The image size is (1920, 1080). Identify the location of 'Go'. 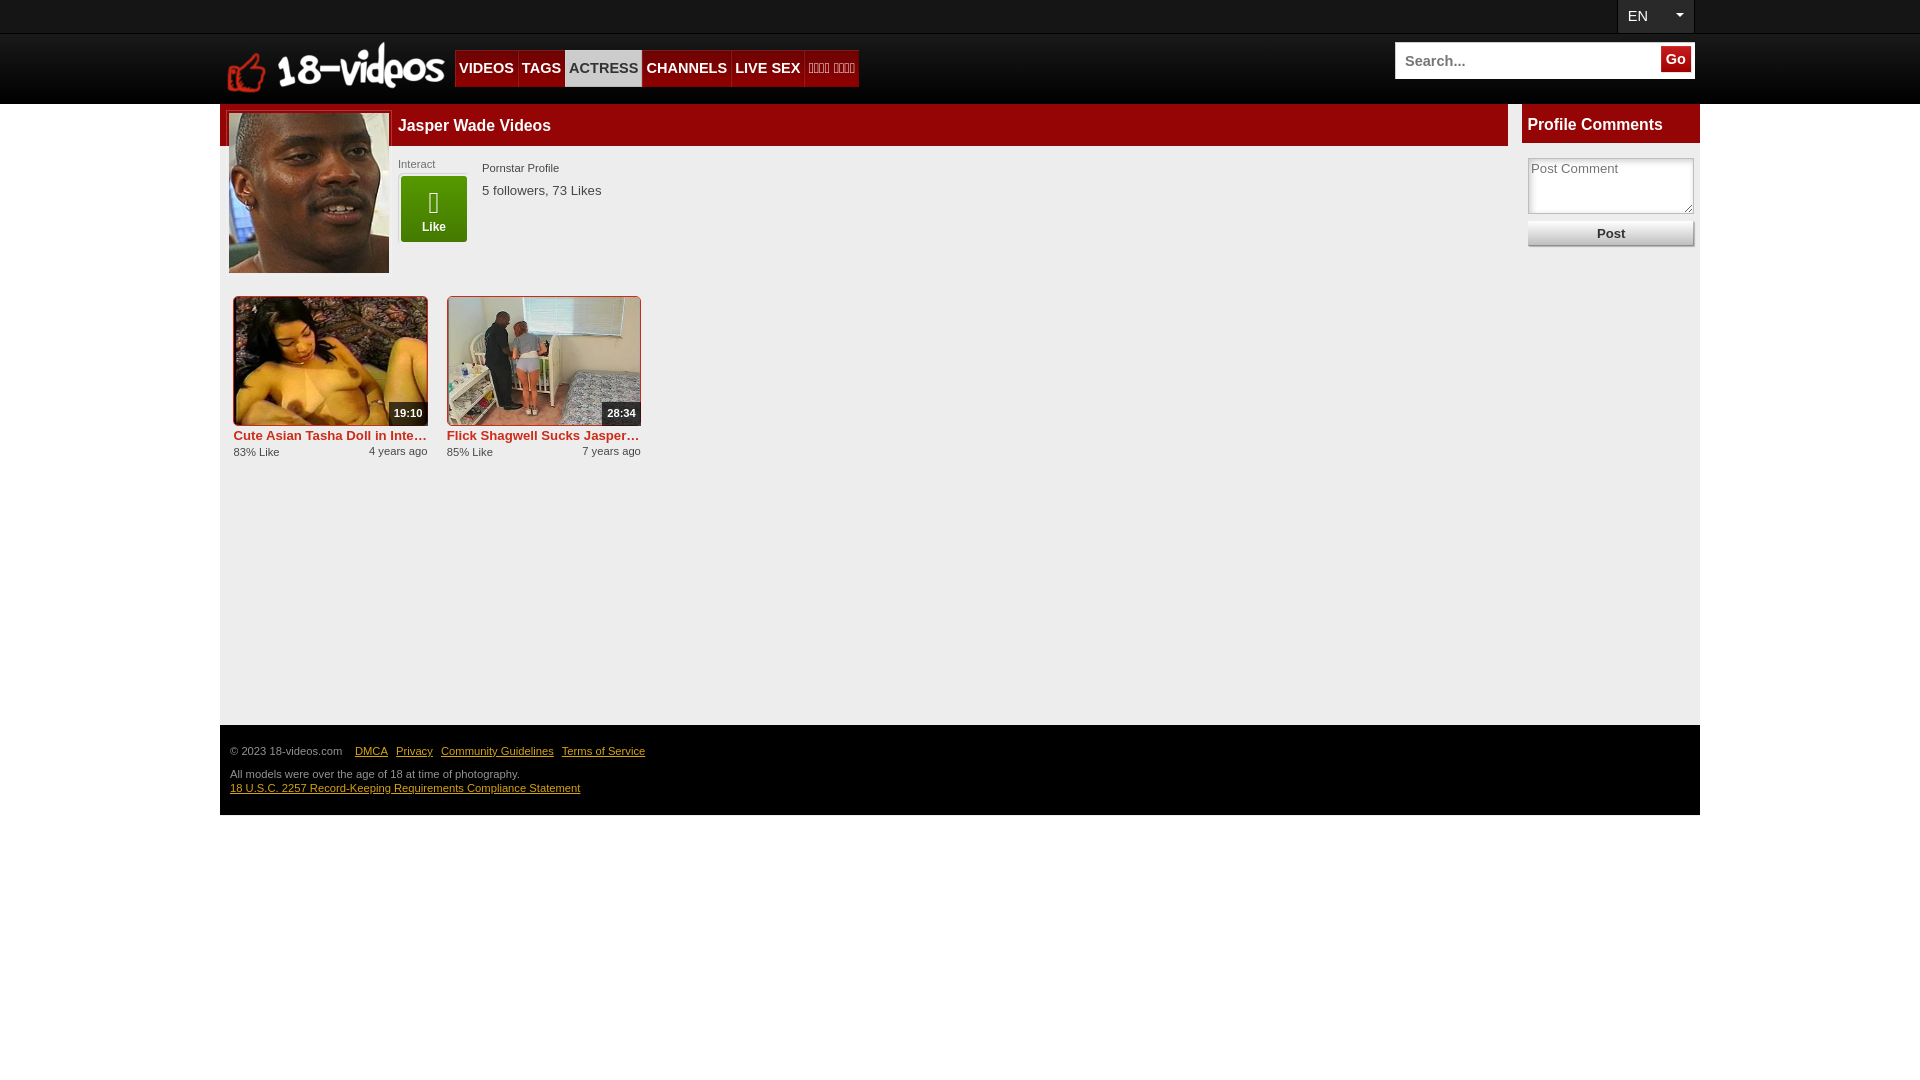
(1675, 57).